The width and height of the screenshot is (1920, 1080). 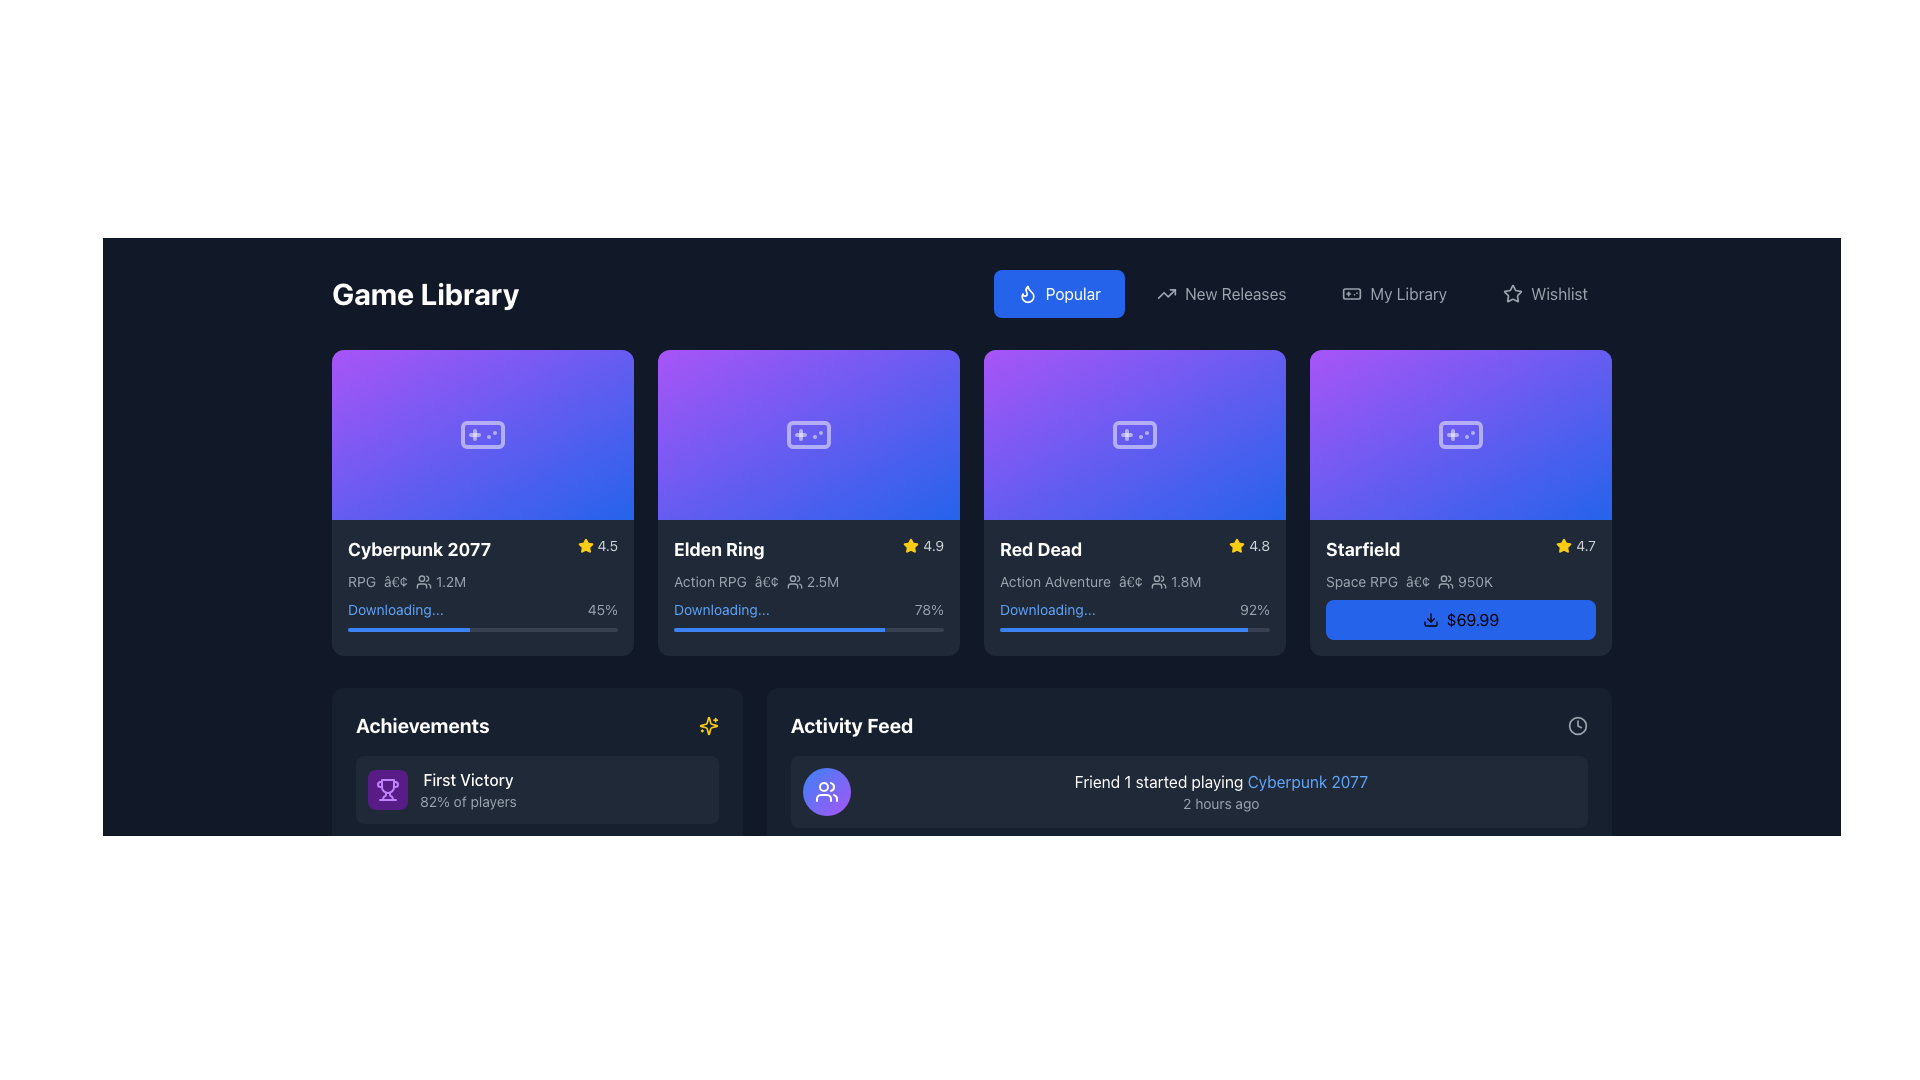 What do you see at coordinates (1032, 628) in the screenshot?
I see `the download progress` at bounding box center [1032, 628].